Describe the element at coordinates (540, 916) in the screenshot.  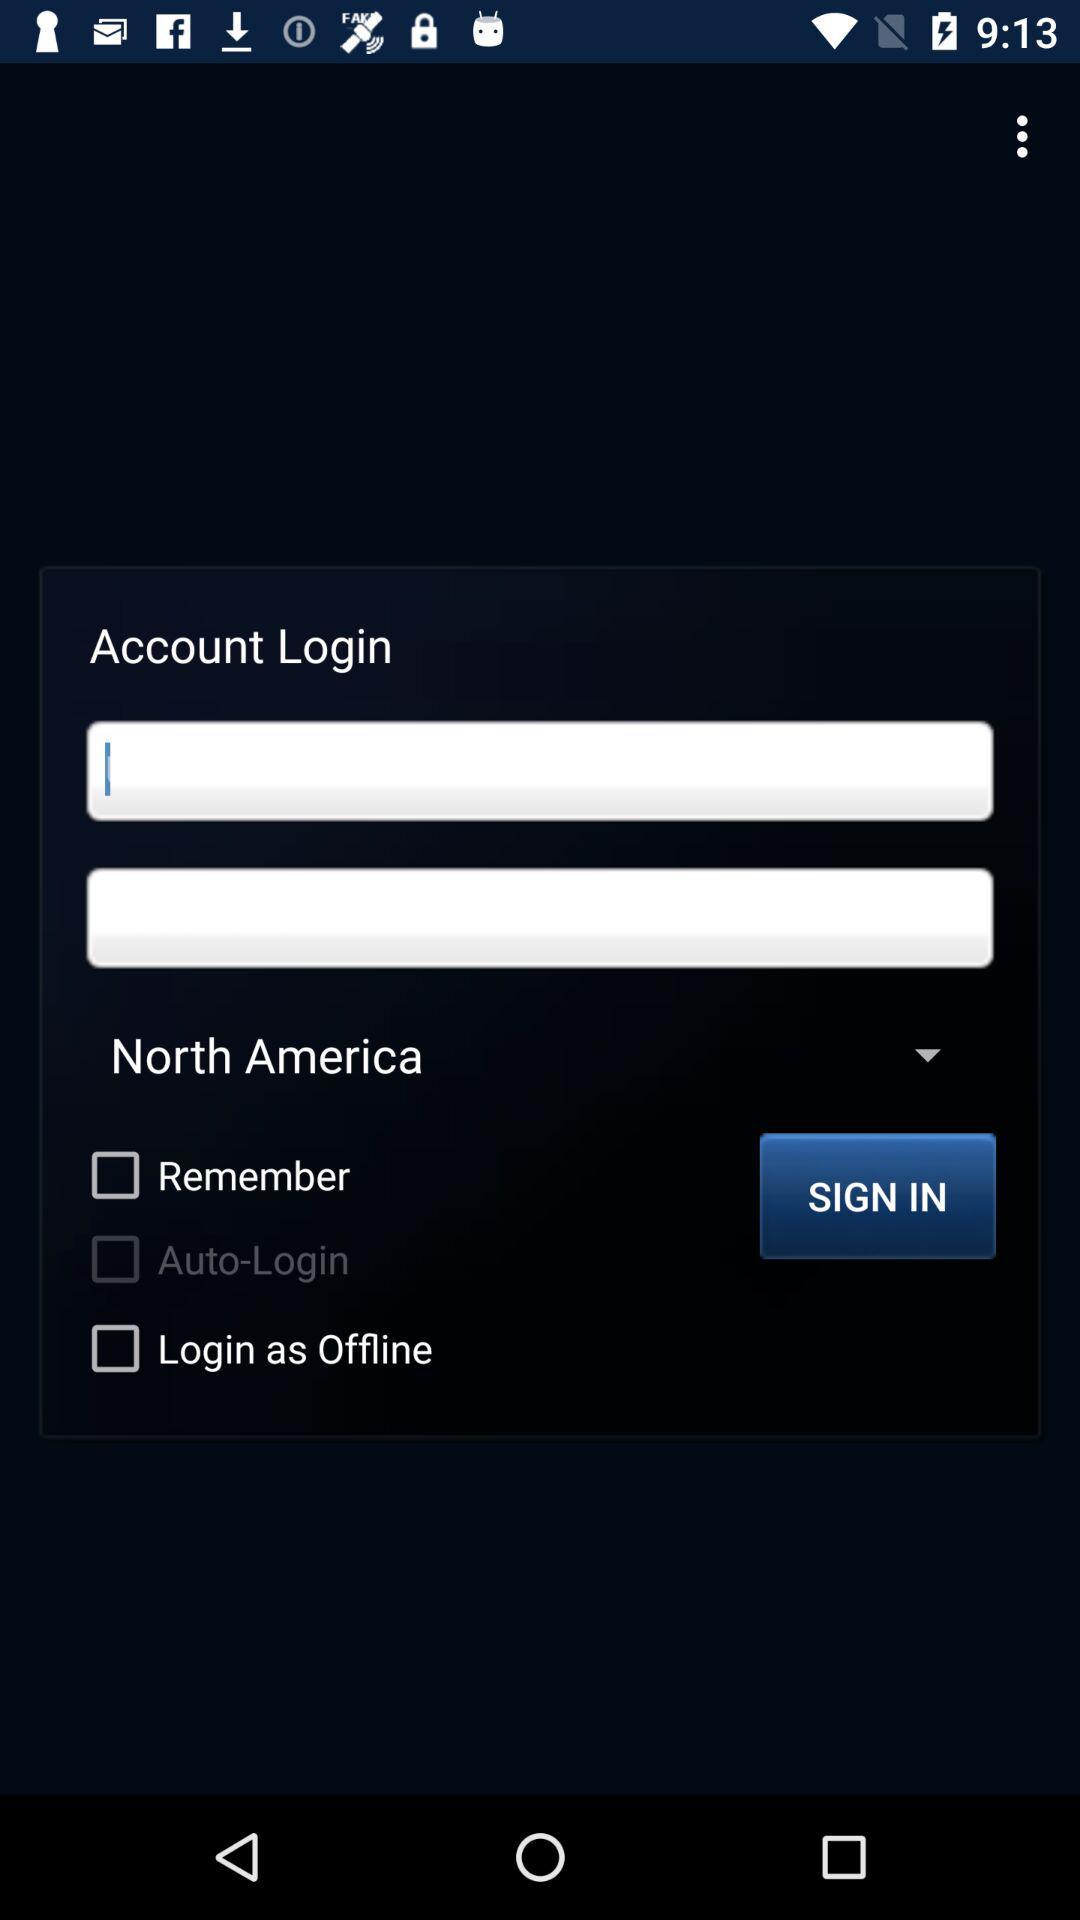
I see `password login` at that location.